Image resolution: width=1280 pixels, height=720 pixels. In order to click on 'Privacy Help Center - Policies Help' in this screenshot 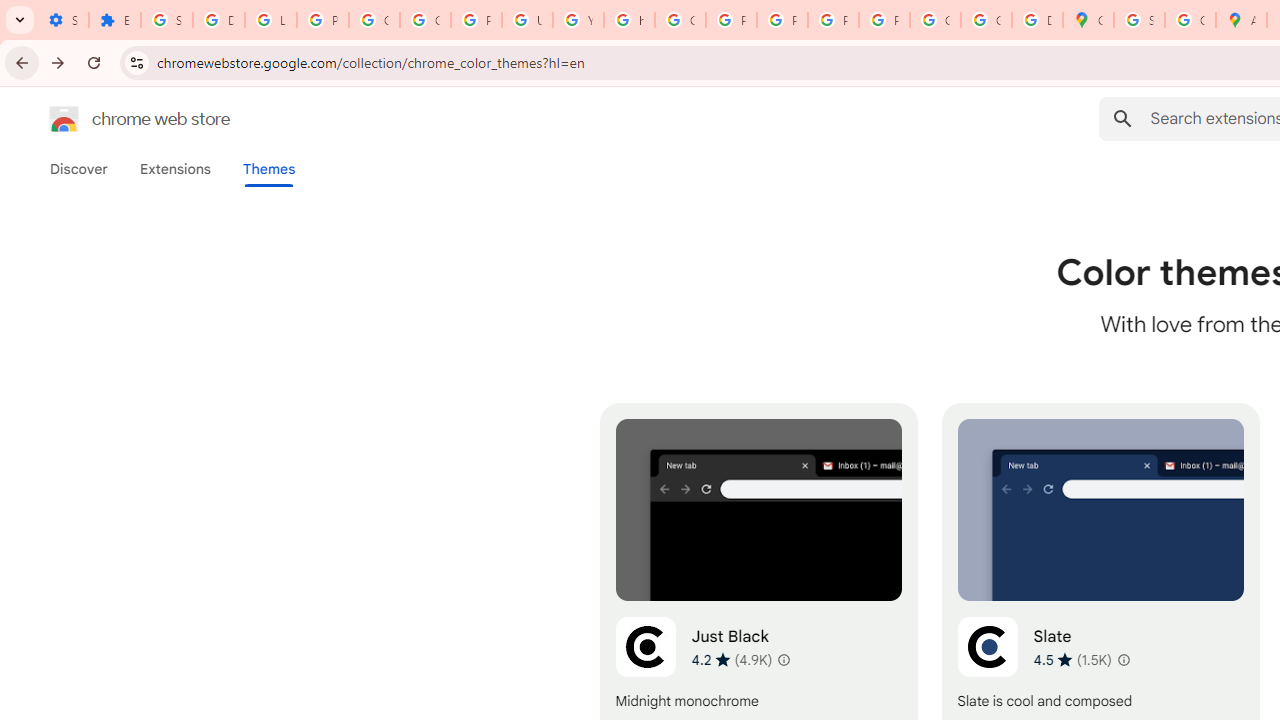, I will do `click(730, 20)`.